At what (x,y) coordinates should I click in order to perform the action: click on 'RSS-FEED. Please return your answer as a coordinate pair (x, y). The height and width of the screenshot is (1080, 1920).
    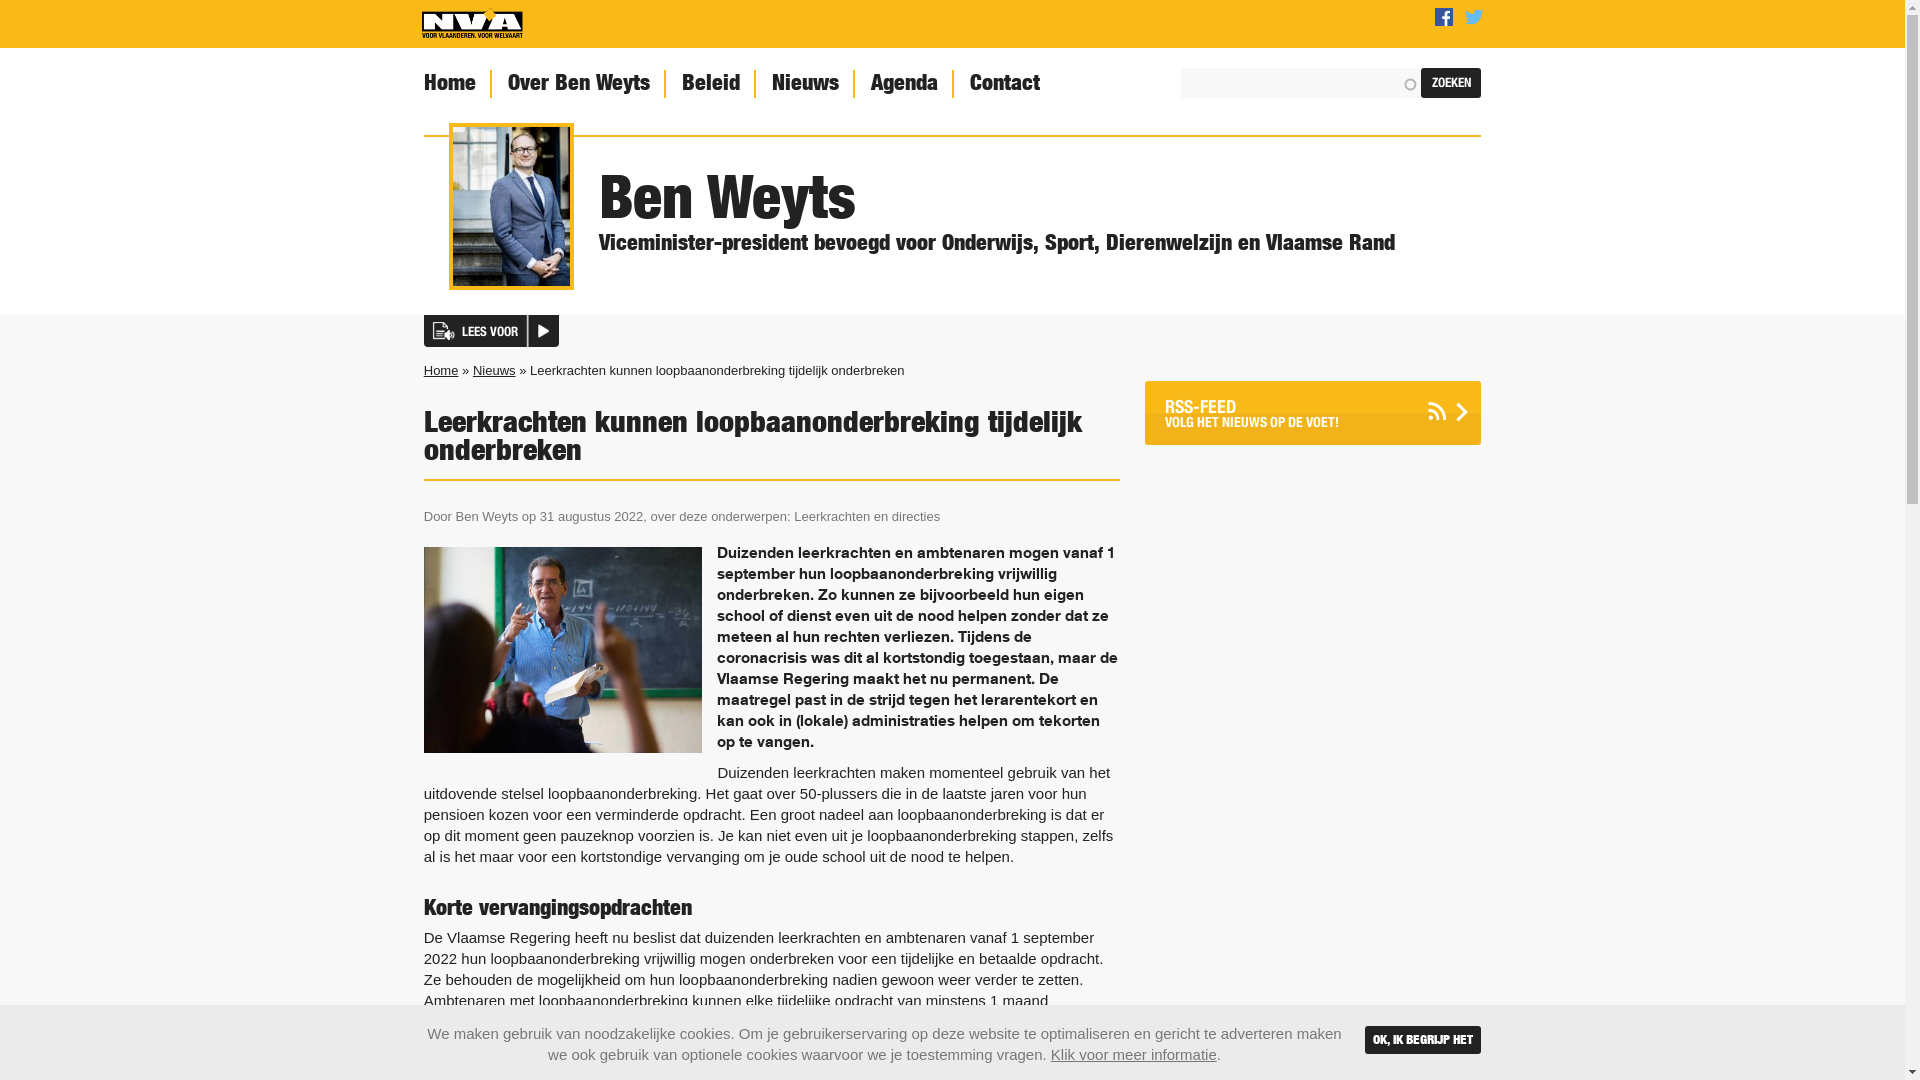
    Looking at the image, I should click on (1313, 411).